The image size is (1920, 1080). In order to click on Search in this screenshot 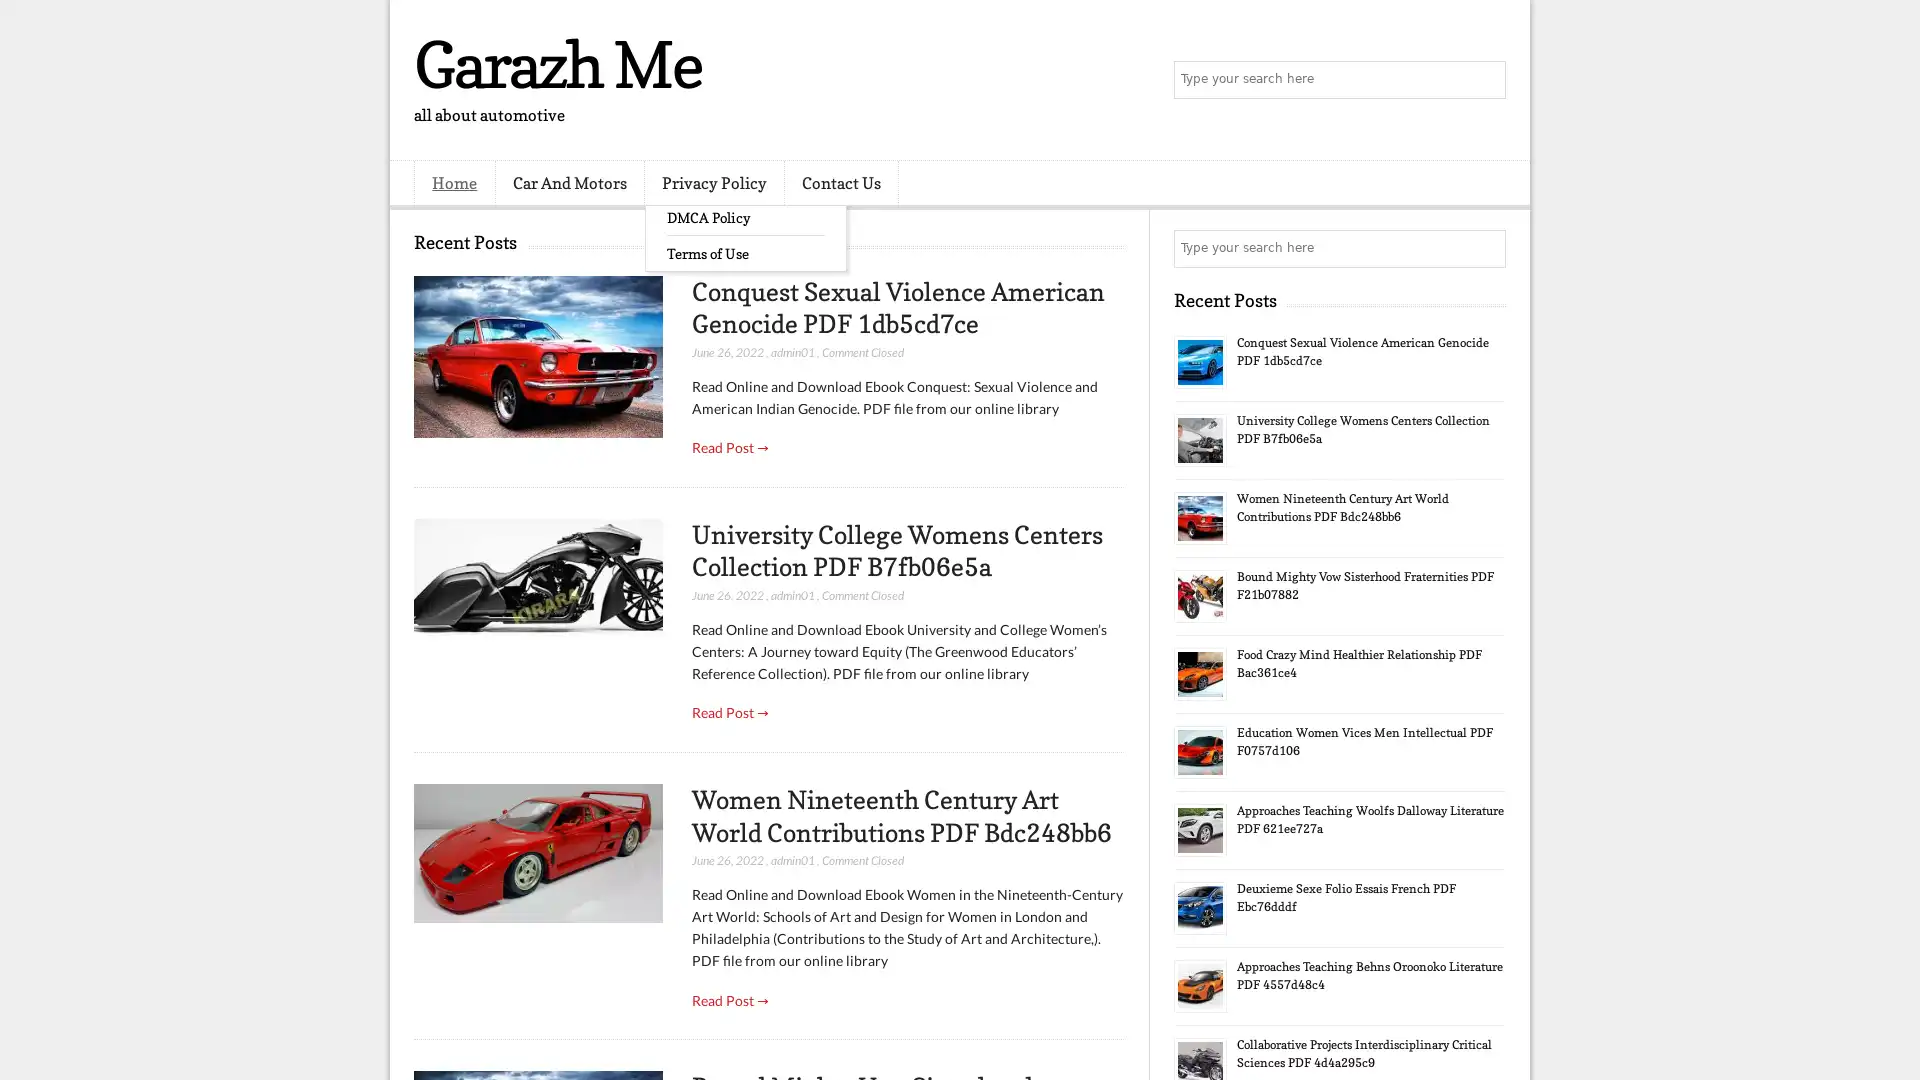, I will do `click(1485, 80)`.